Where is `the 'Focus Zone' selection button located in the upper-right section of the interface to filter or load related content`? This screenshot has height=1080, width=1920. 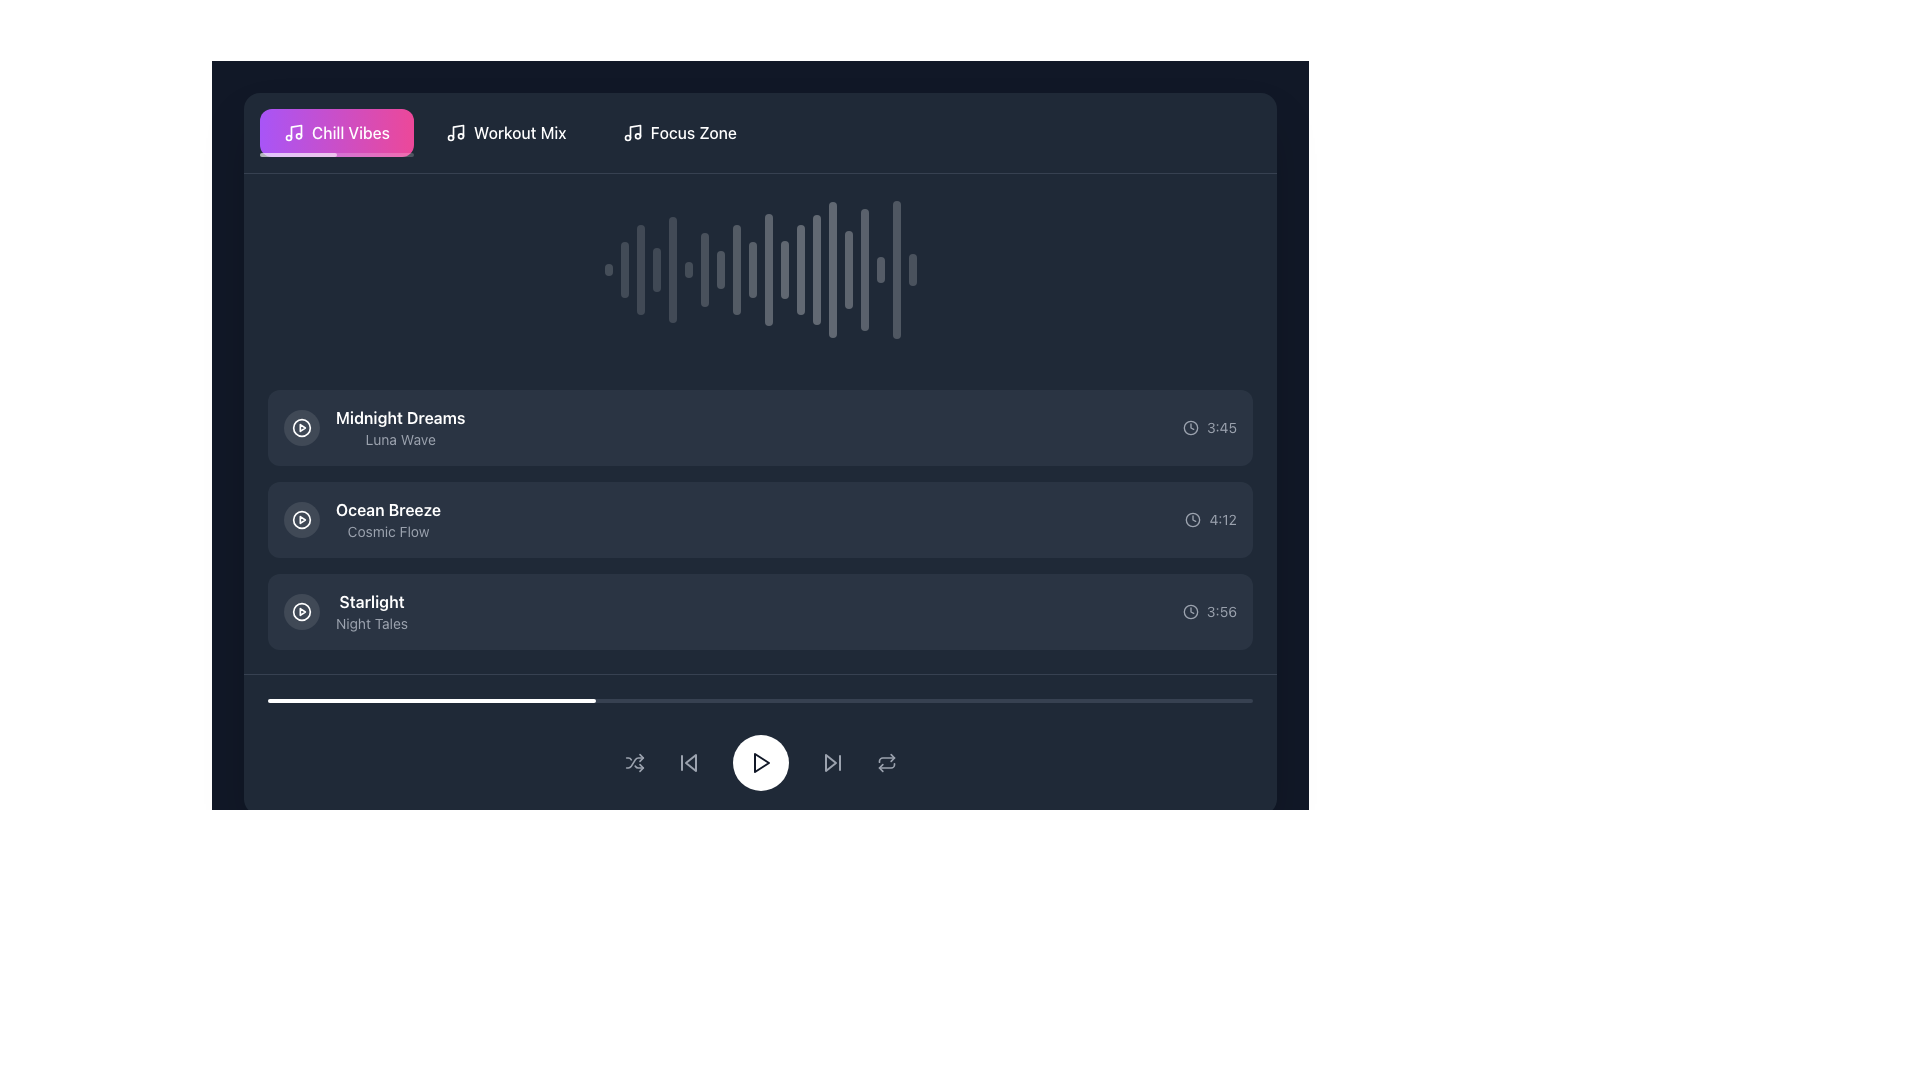
the 'Focus Zone' selection button located in the upper-right section of the interface to filter or load related content is located at coordinates (679, 132).